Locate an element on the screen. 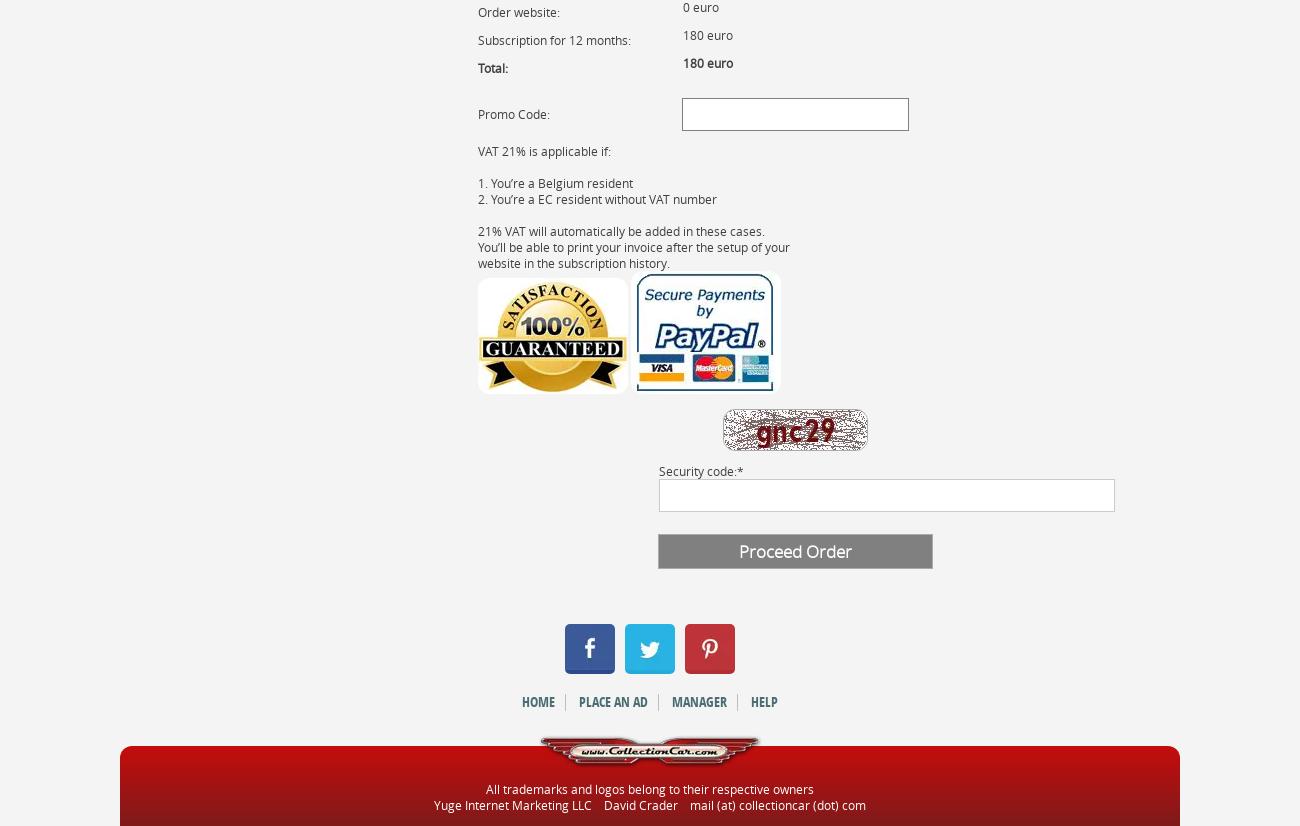 This screenshot has width=1300, height=826. '1. You’re a Belgium resident' is located at coordinates (475, 181).